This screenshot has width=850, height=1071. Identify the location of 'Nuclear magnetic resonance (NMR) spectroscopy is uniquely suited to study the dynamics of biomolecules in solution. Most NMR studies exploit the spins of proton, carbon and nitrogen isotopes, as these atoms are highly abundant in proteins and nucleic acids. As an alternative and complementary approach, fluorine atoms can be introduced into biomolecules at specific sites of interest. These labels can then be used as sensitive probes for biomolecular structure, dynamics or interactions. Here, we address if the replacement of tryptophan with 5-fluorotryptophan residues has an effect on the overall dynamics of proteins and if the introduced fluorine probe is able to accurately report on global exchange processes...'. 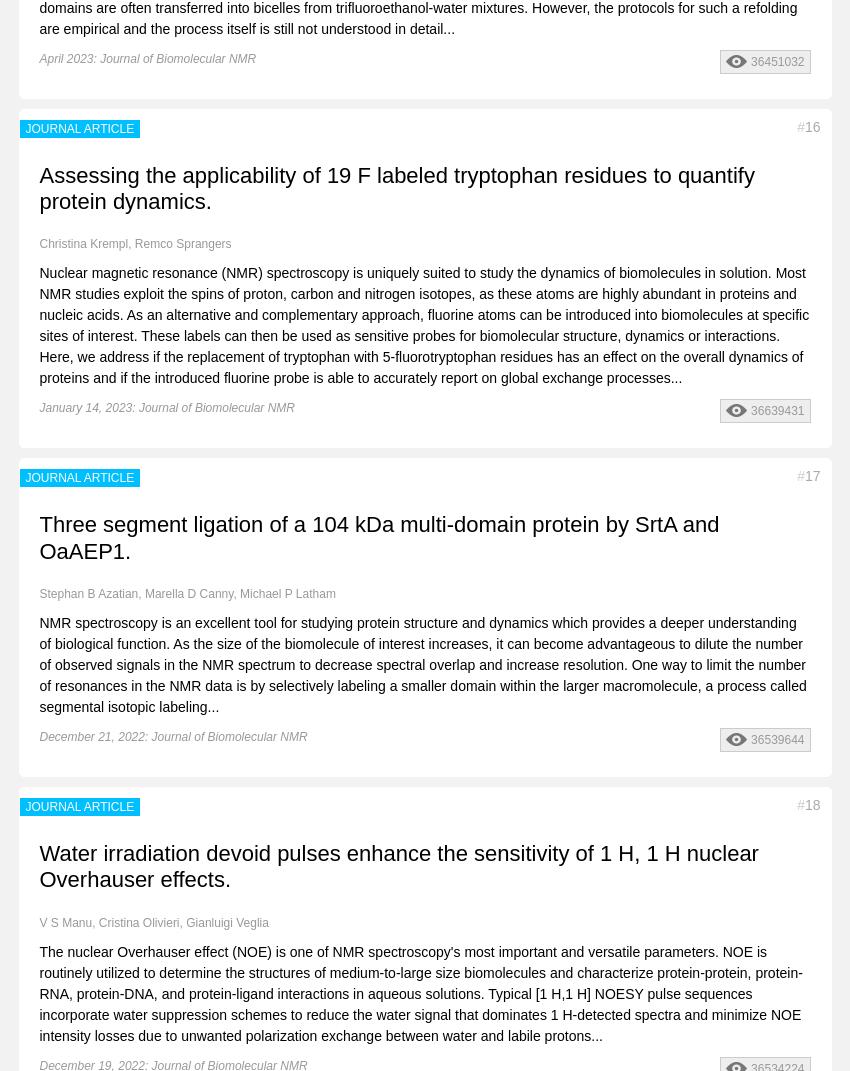
(423, 324).